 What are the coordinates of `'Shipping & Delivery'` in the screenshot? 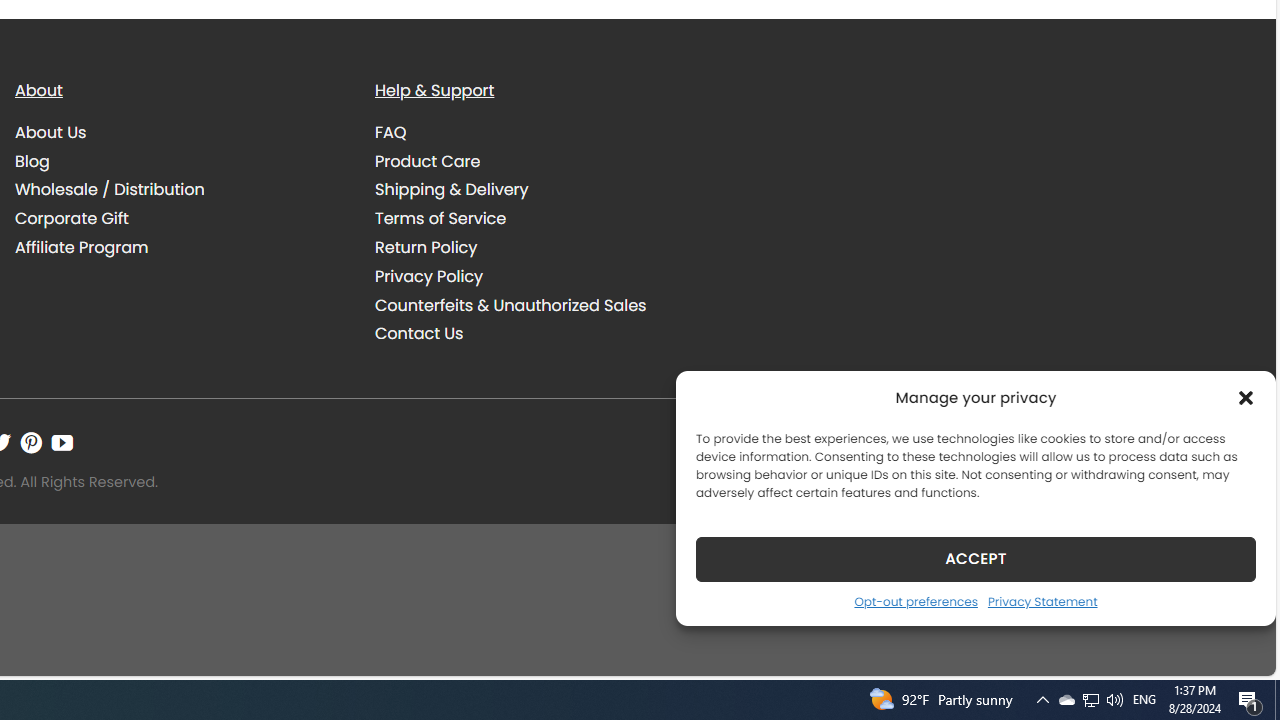 It's located at (450, 190).